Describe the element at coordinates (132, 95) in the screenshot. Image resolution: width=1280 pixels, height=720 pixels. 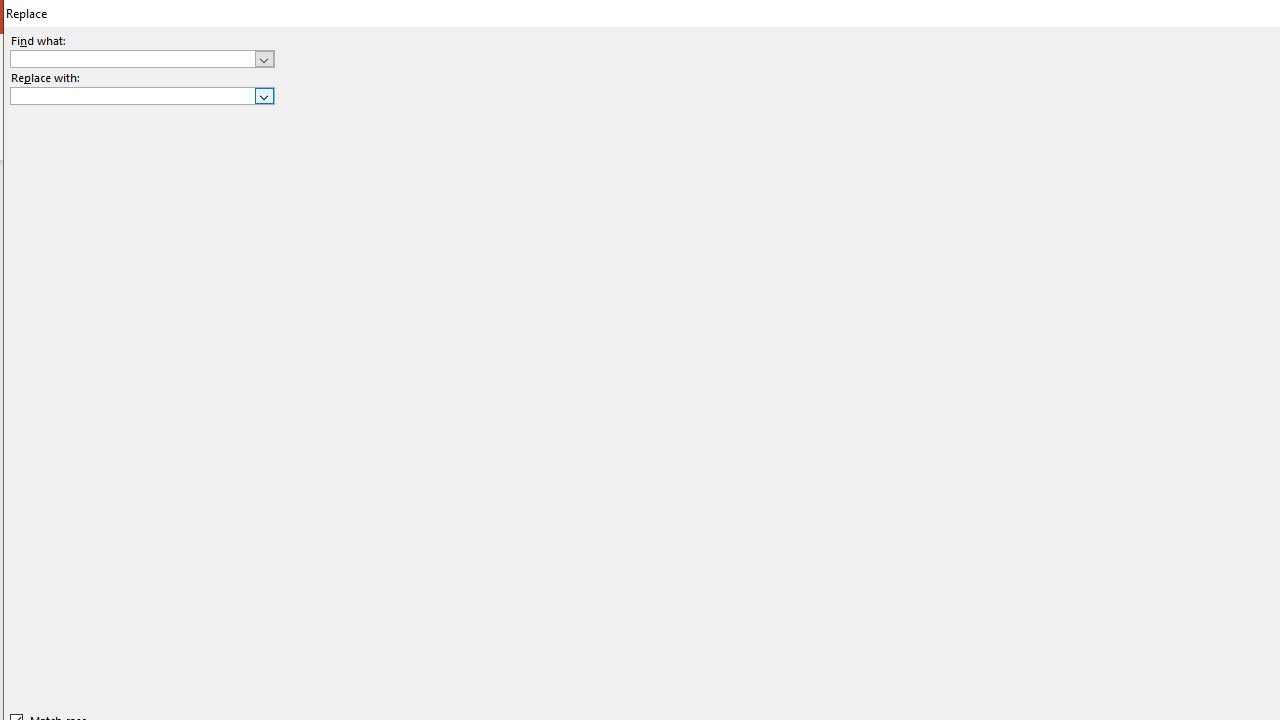
I see `'Replace with'` at that location.